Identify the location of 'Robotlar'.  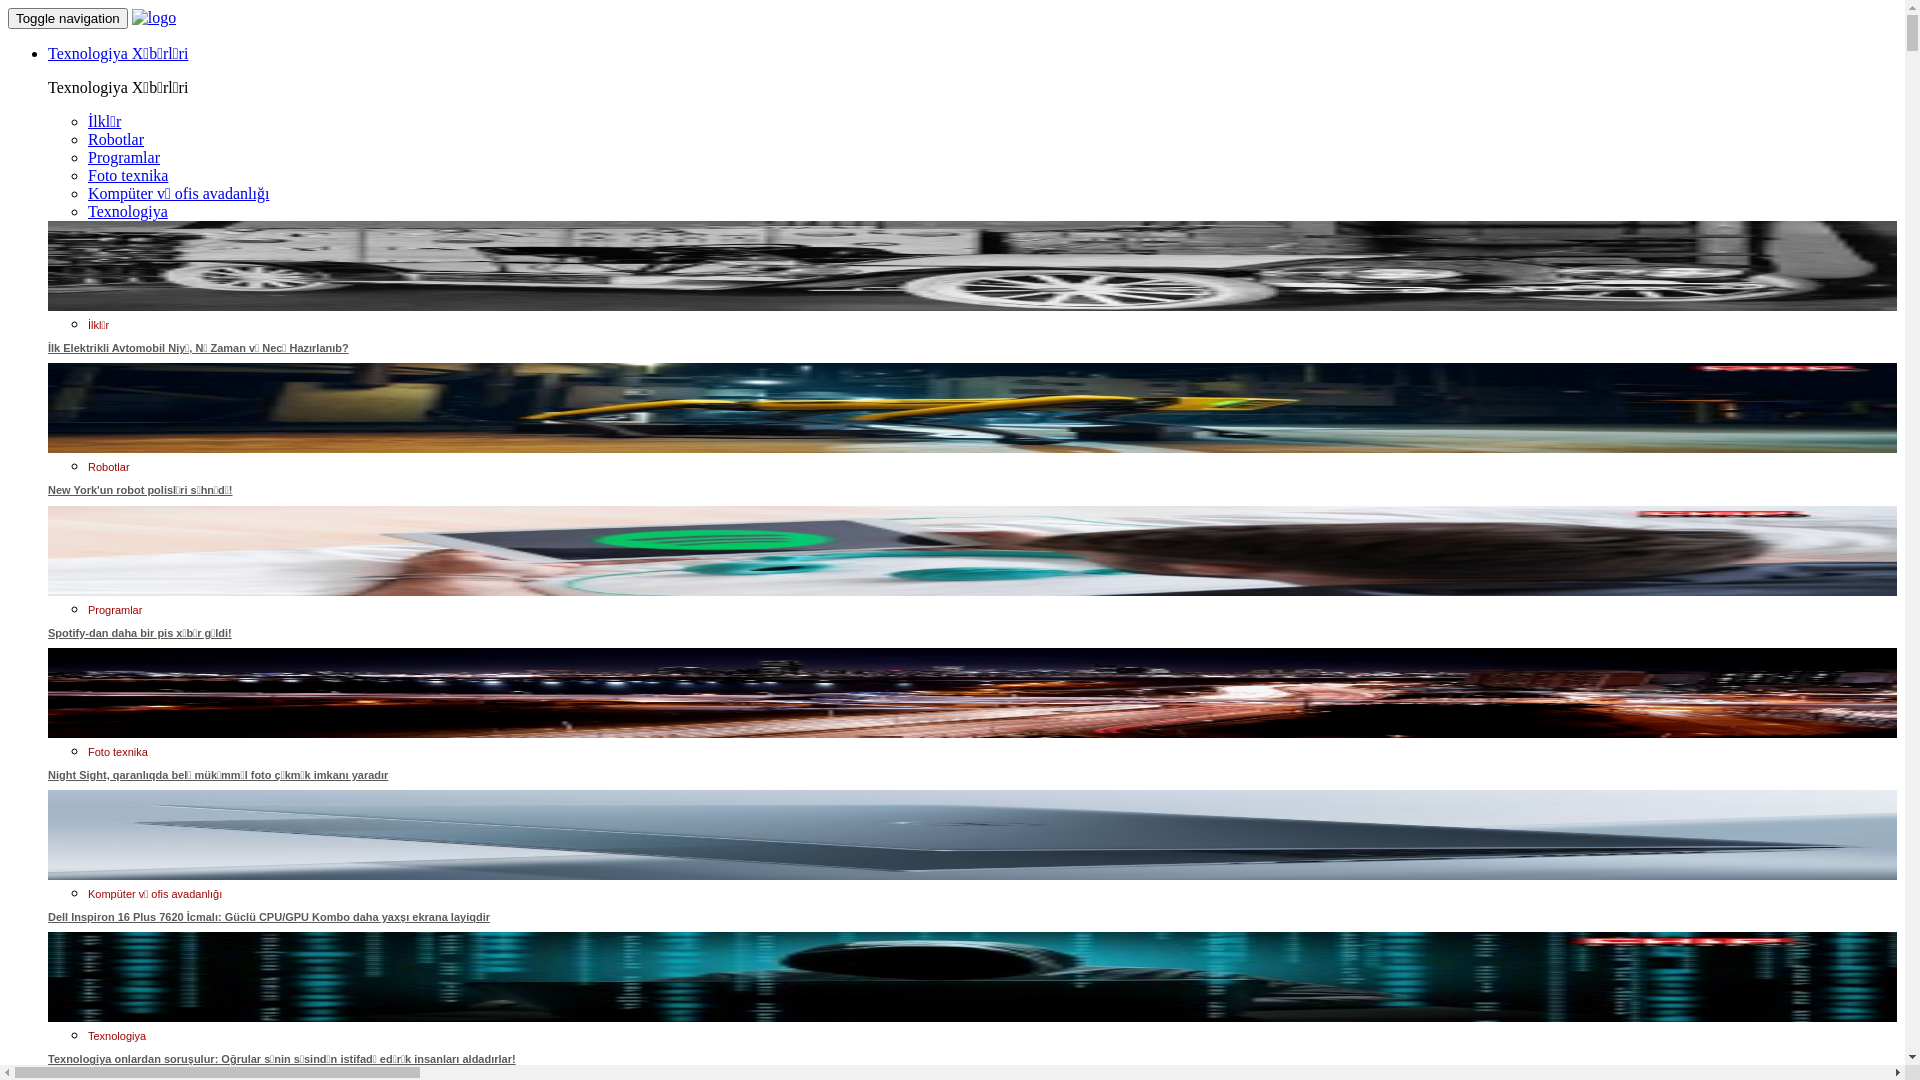
(108, 466).